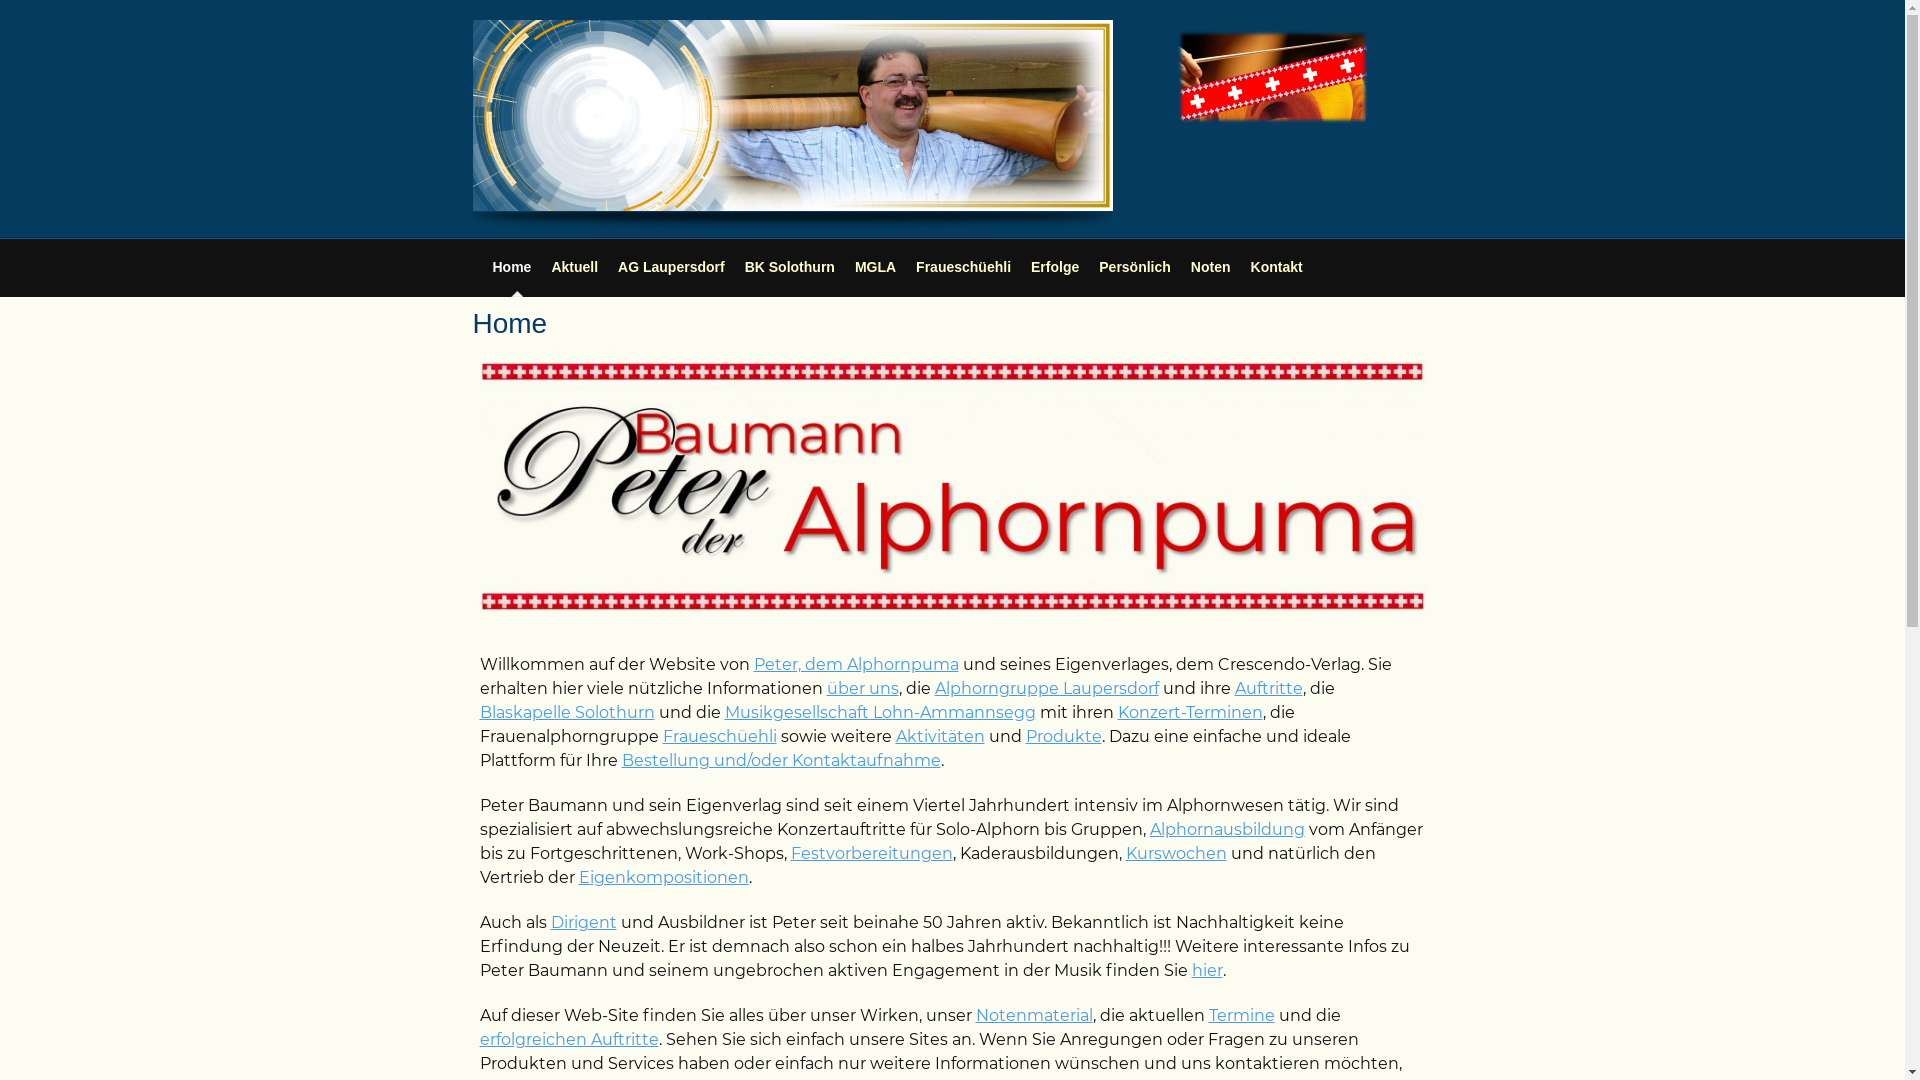 The height and width of the screenshot is (1080, 1920). I want to click on 'hier', so click(1191, 969).